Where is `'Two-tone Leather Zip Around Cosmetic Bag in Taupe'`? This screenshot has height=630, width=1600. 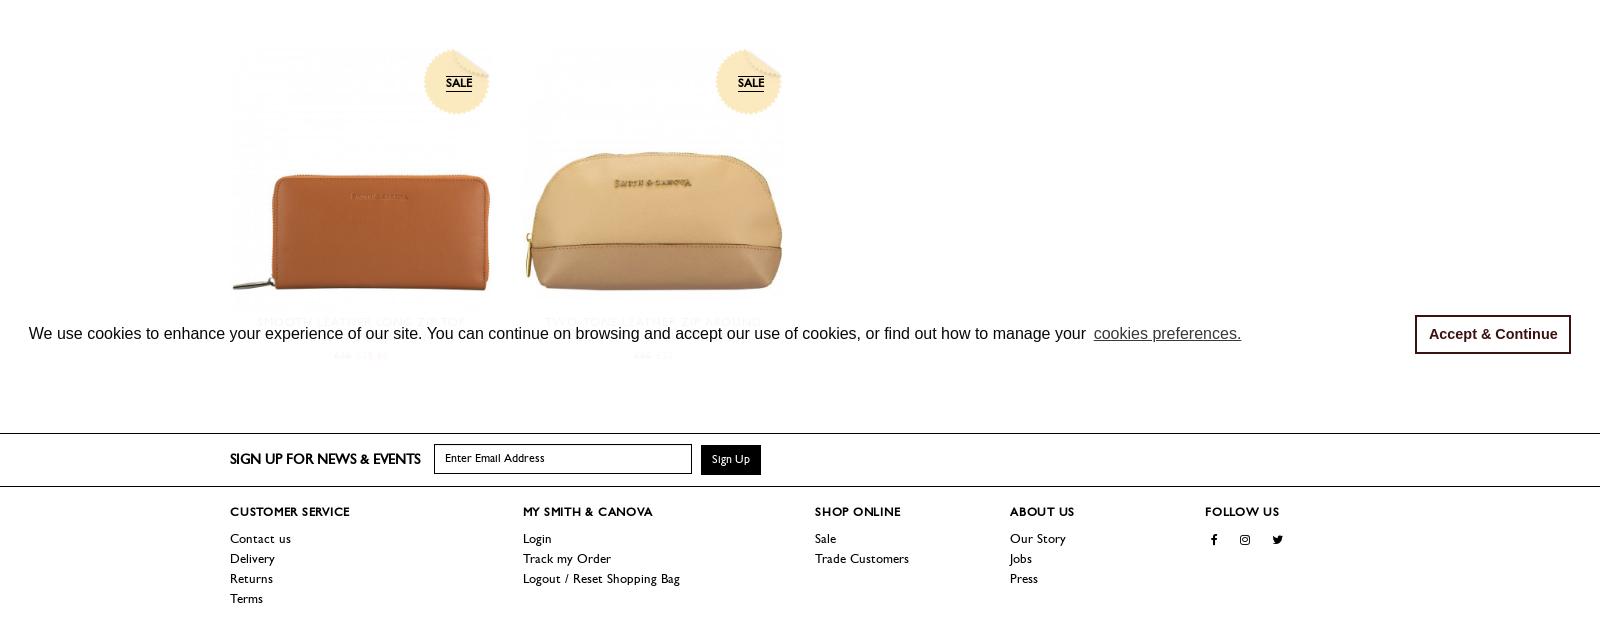
'Two-tone Leather Zip Around Cosmetic Bag in Taupe' is located at coordinates (653, 328).